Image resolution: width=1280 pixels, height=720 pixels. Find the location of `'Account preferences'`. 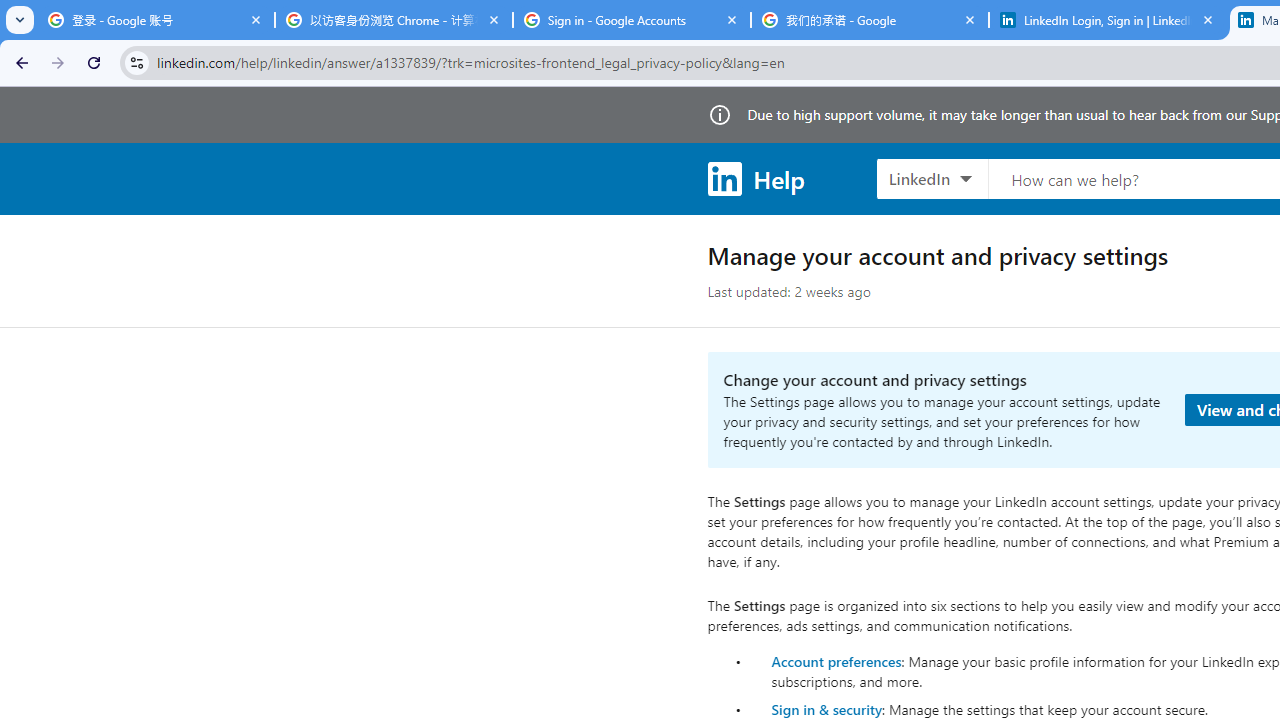

'Account preferences' is located at coordinates (836, 660).